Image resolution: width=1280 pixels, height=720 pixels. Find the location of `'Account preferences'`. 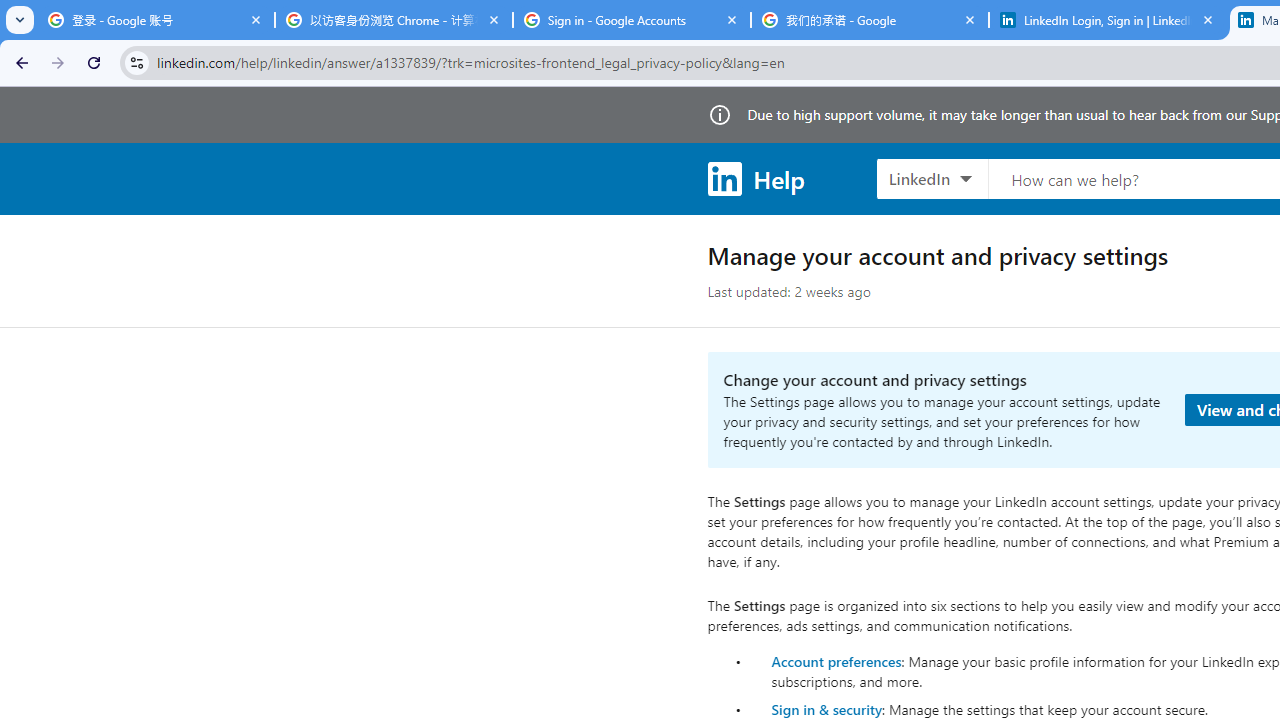

'Account preferences' is located at coordinates (836, 660).